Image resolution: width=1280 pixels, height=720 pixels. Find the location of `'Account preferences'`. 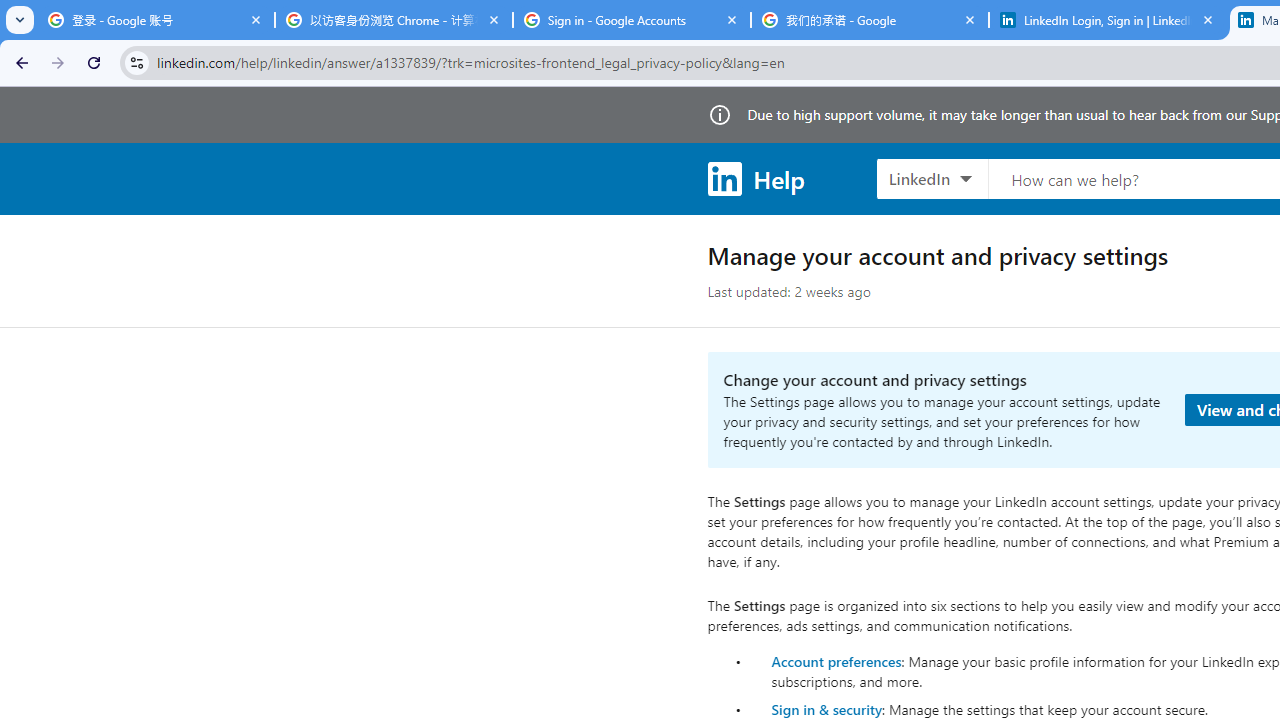

'Account preferences' is located at coordinates (836, 660).